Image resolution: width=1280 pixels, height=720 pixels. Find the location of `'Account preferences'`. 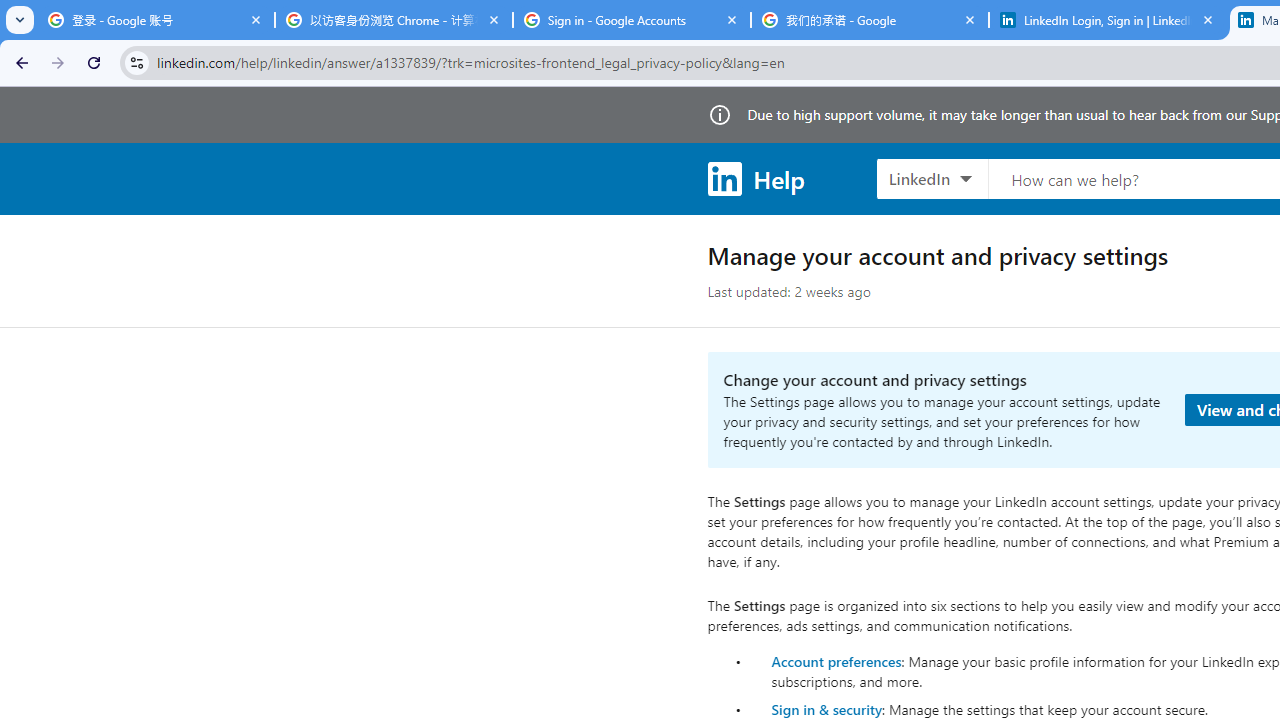

'Account preferences' is located at coordinates (836, 660).